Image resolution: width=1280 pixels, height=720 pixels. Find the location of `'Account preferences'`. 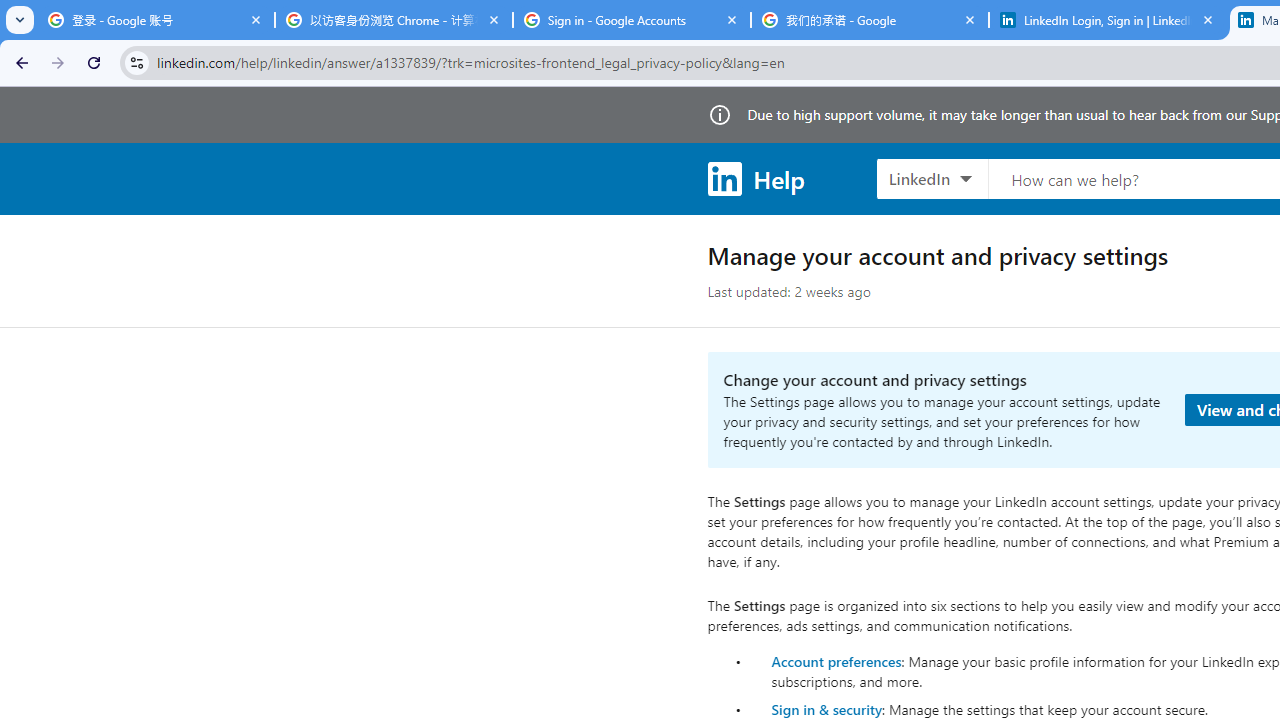

'Account preferences' is located at coordinates (836, 660).